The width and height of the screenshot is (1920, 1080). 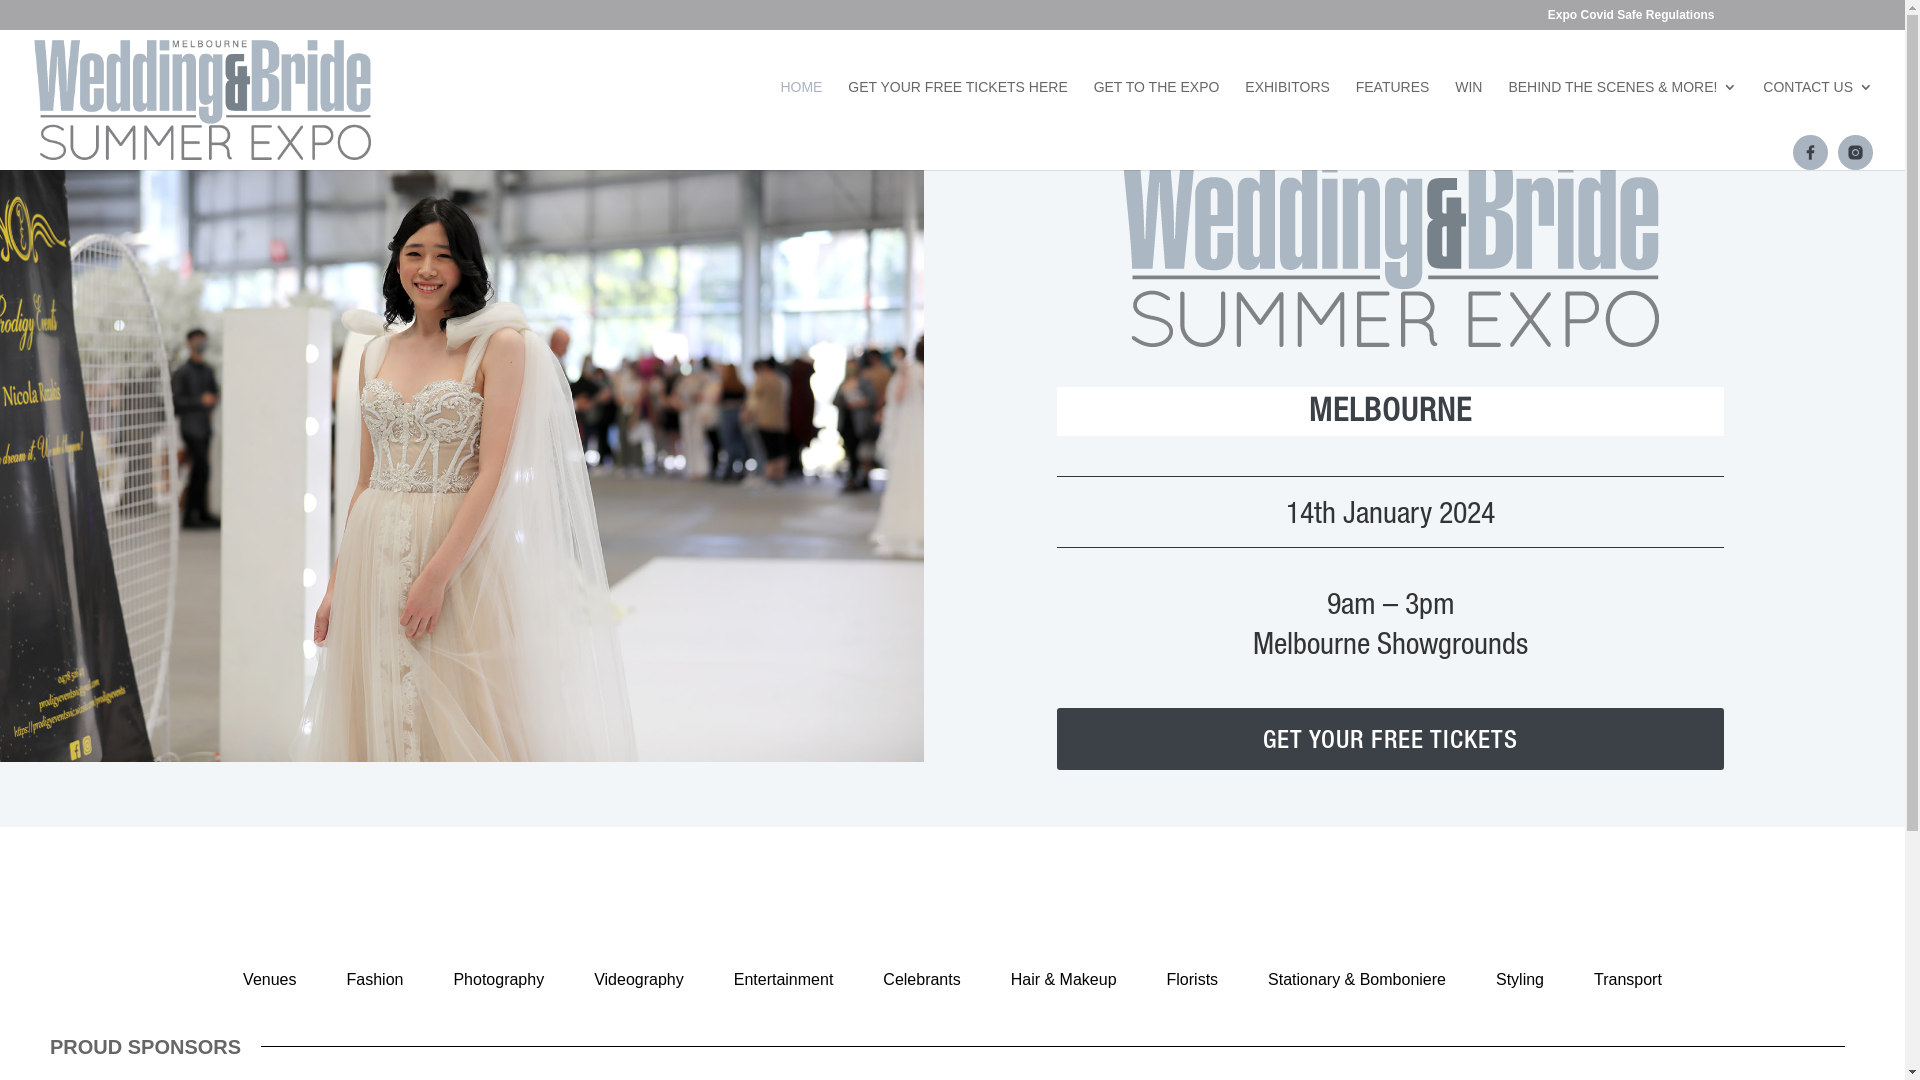 What do you see at coordinates (1468, 111) in the screenshot?
I see `'WIN'` at bounding box center [1468, 111].